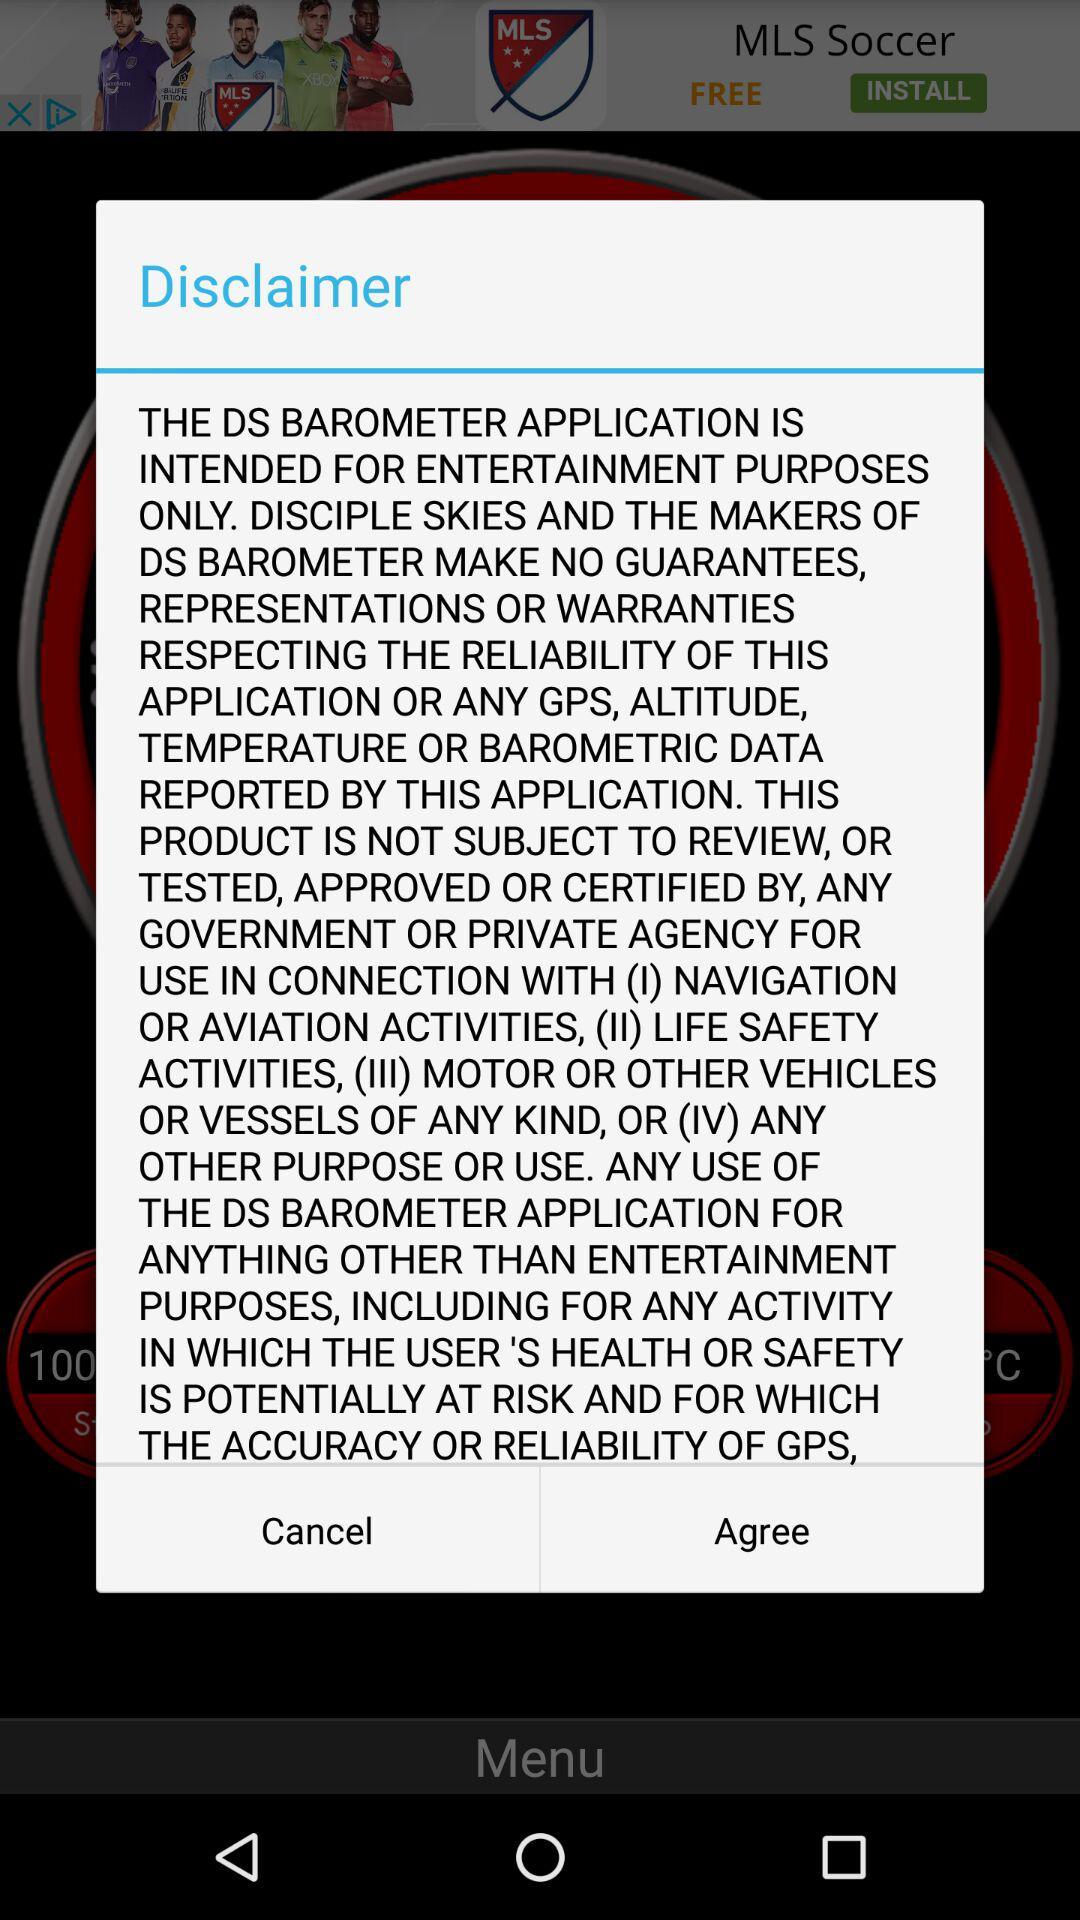 The height and width of the screenshot is (1920, 1080). I want to click on the item to the left of the agree button, so click(316, 1529).